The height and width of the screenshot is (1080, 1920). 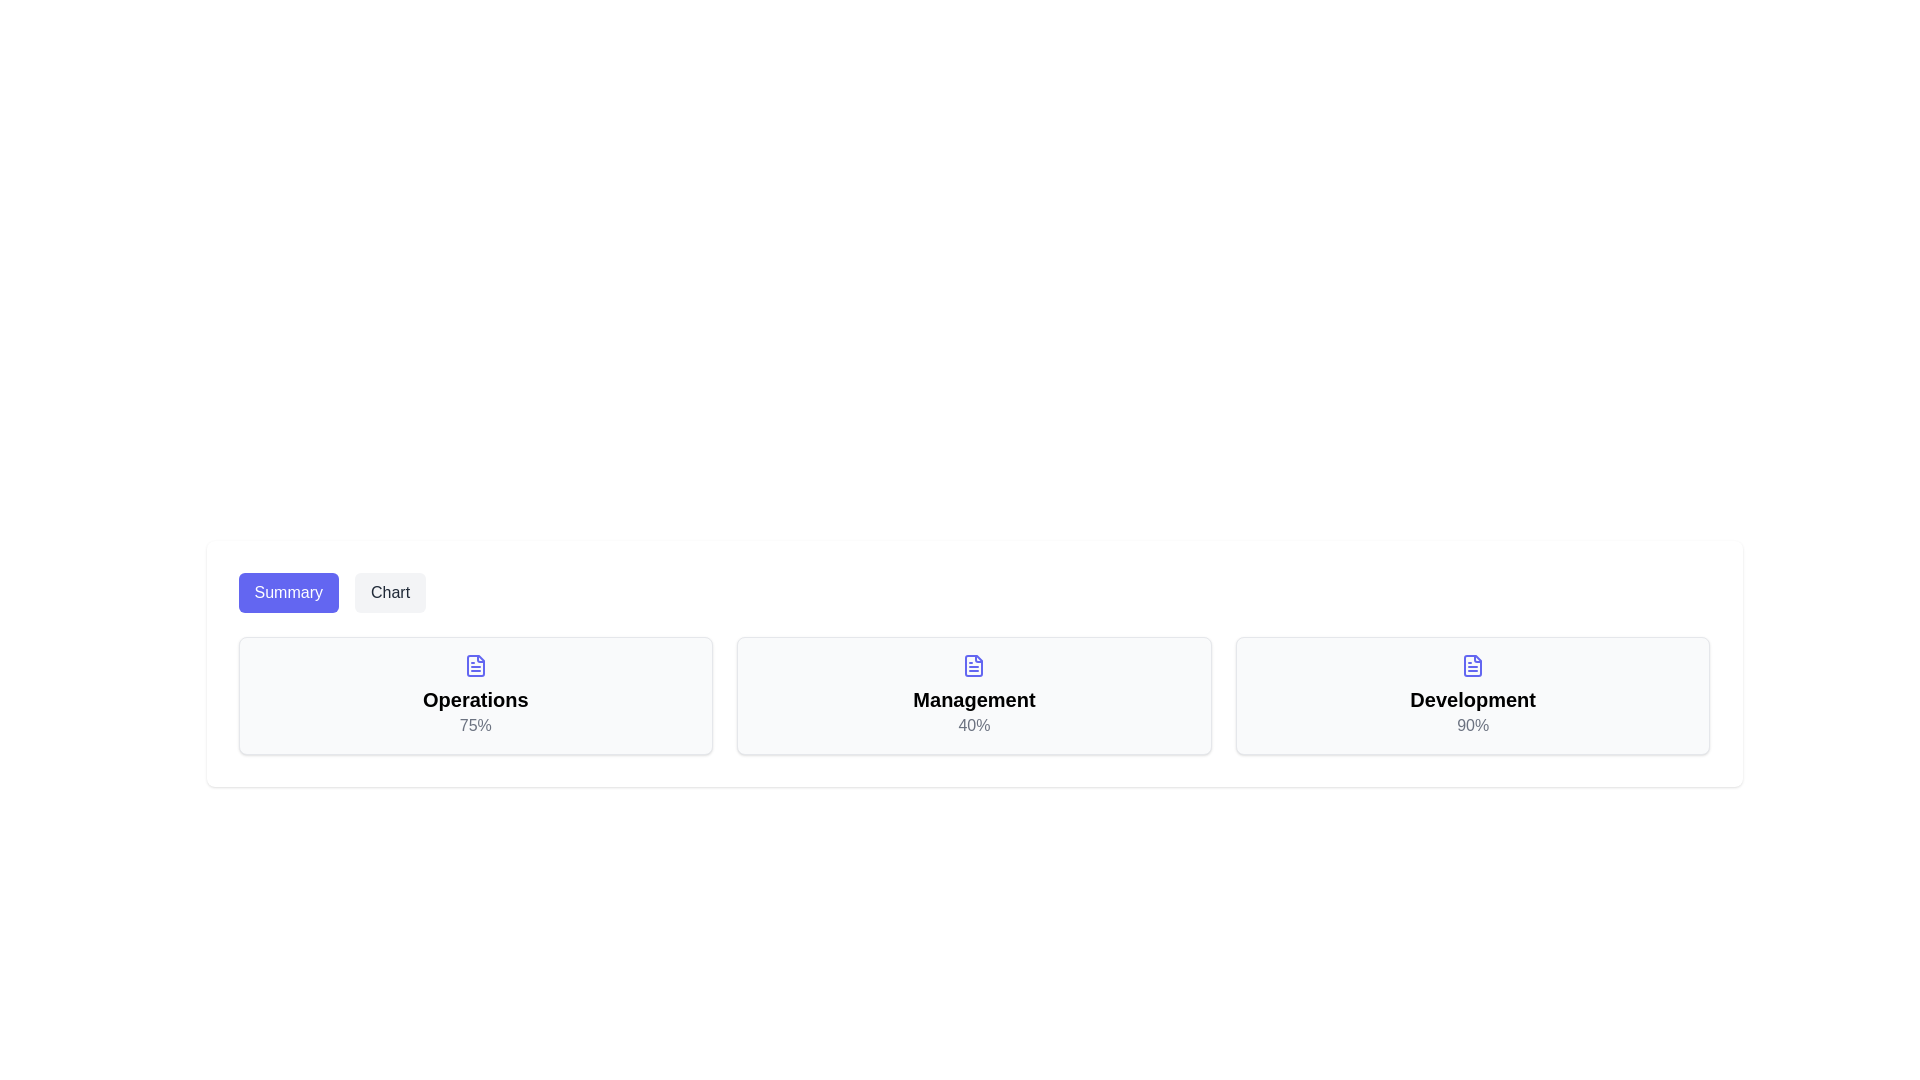 I want to click on the 'Summary' button, which is the first button in a horizontal layout of two buttons on the left side, so click(x=287, y=592).